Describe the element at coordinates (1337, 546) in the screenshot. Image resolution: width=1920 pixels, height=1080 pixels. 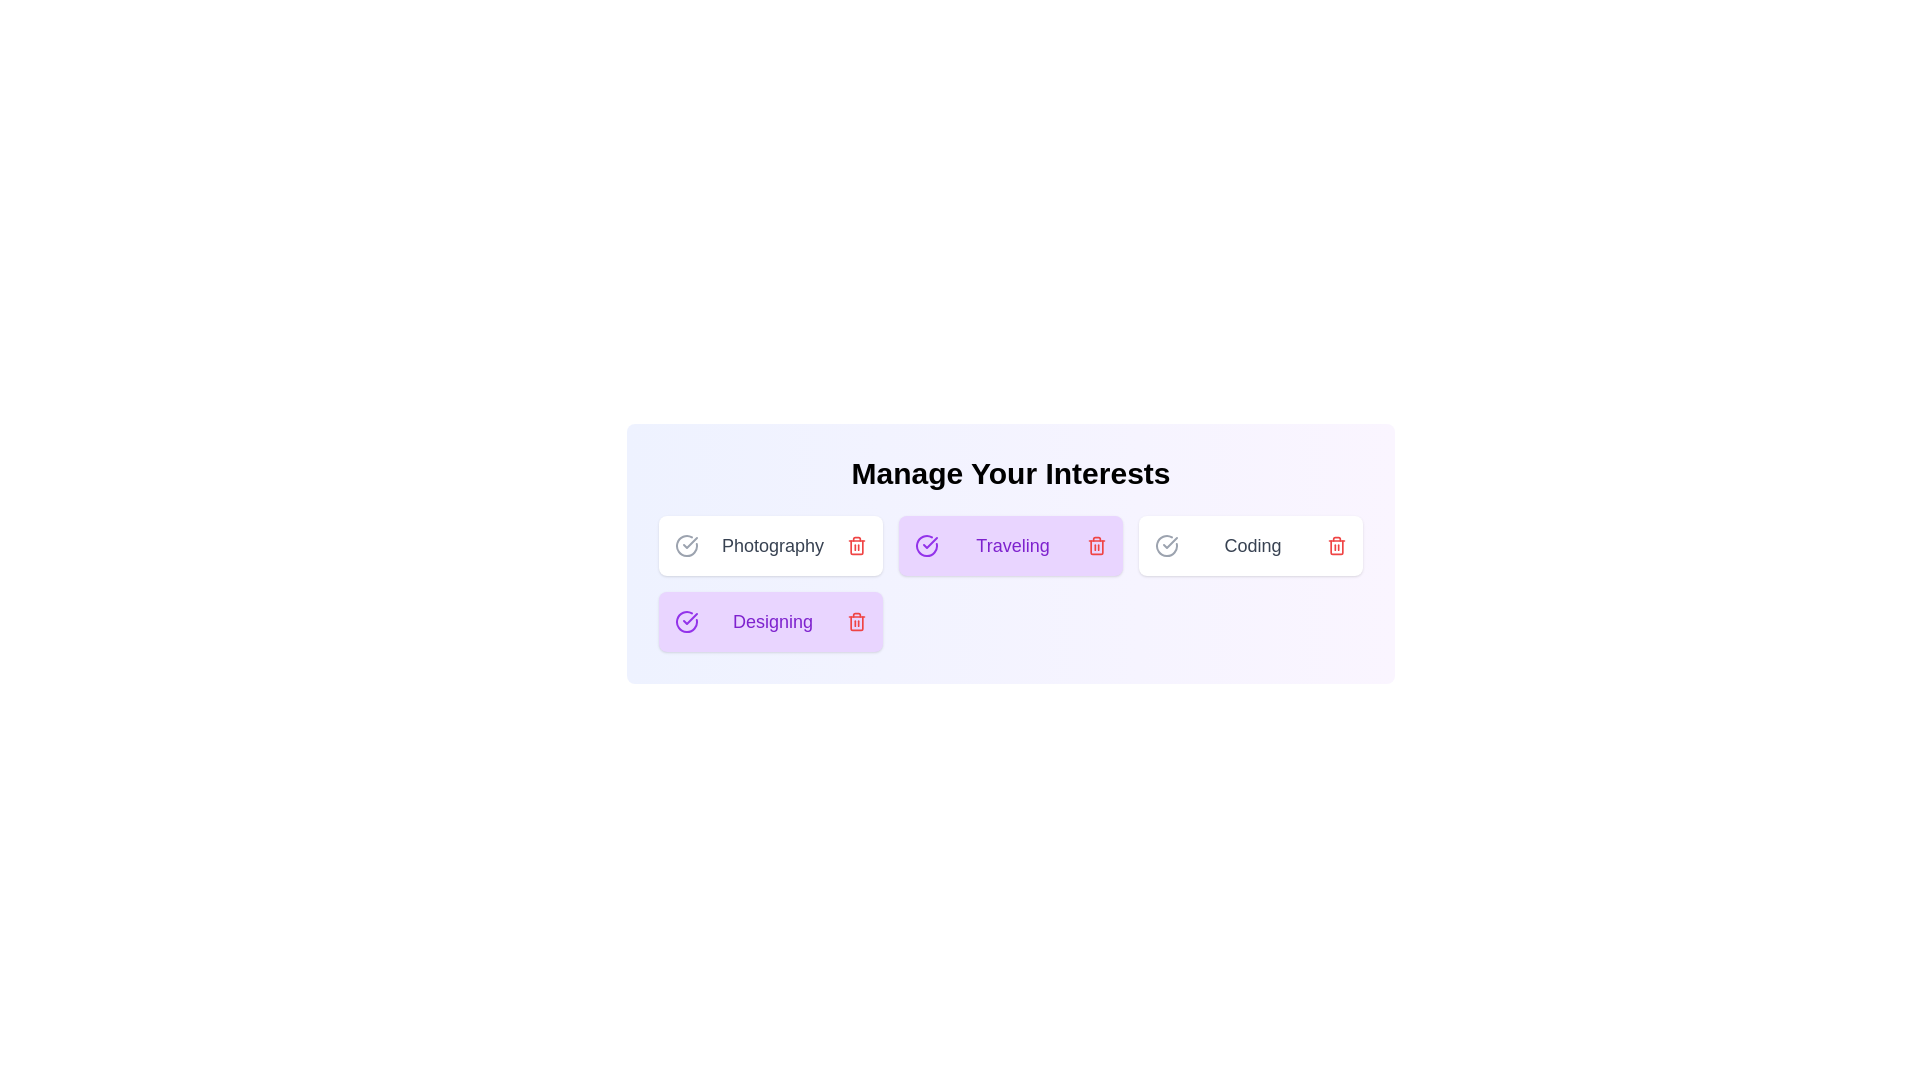
I see `delete icon for the chip labeled 'Coding' to remove it` at that location.